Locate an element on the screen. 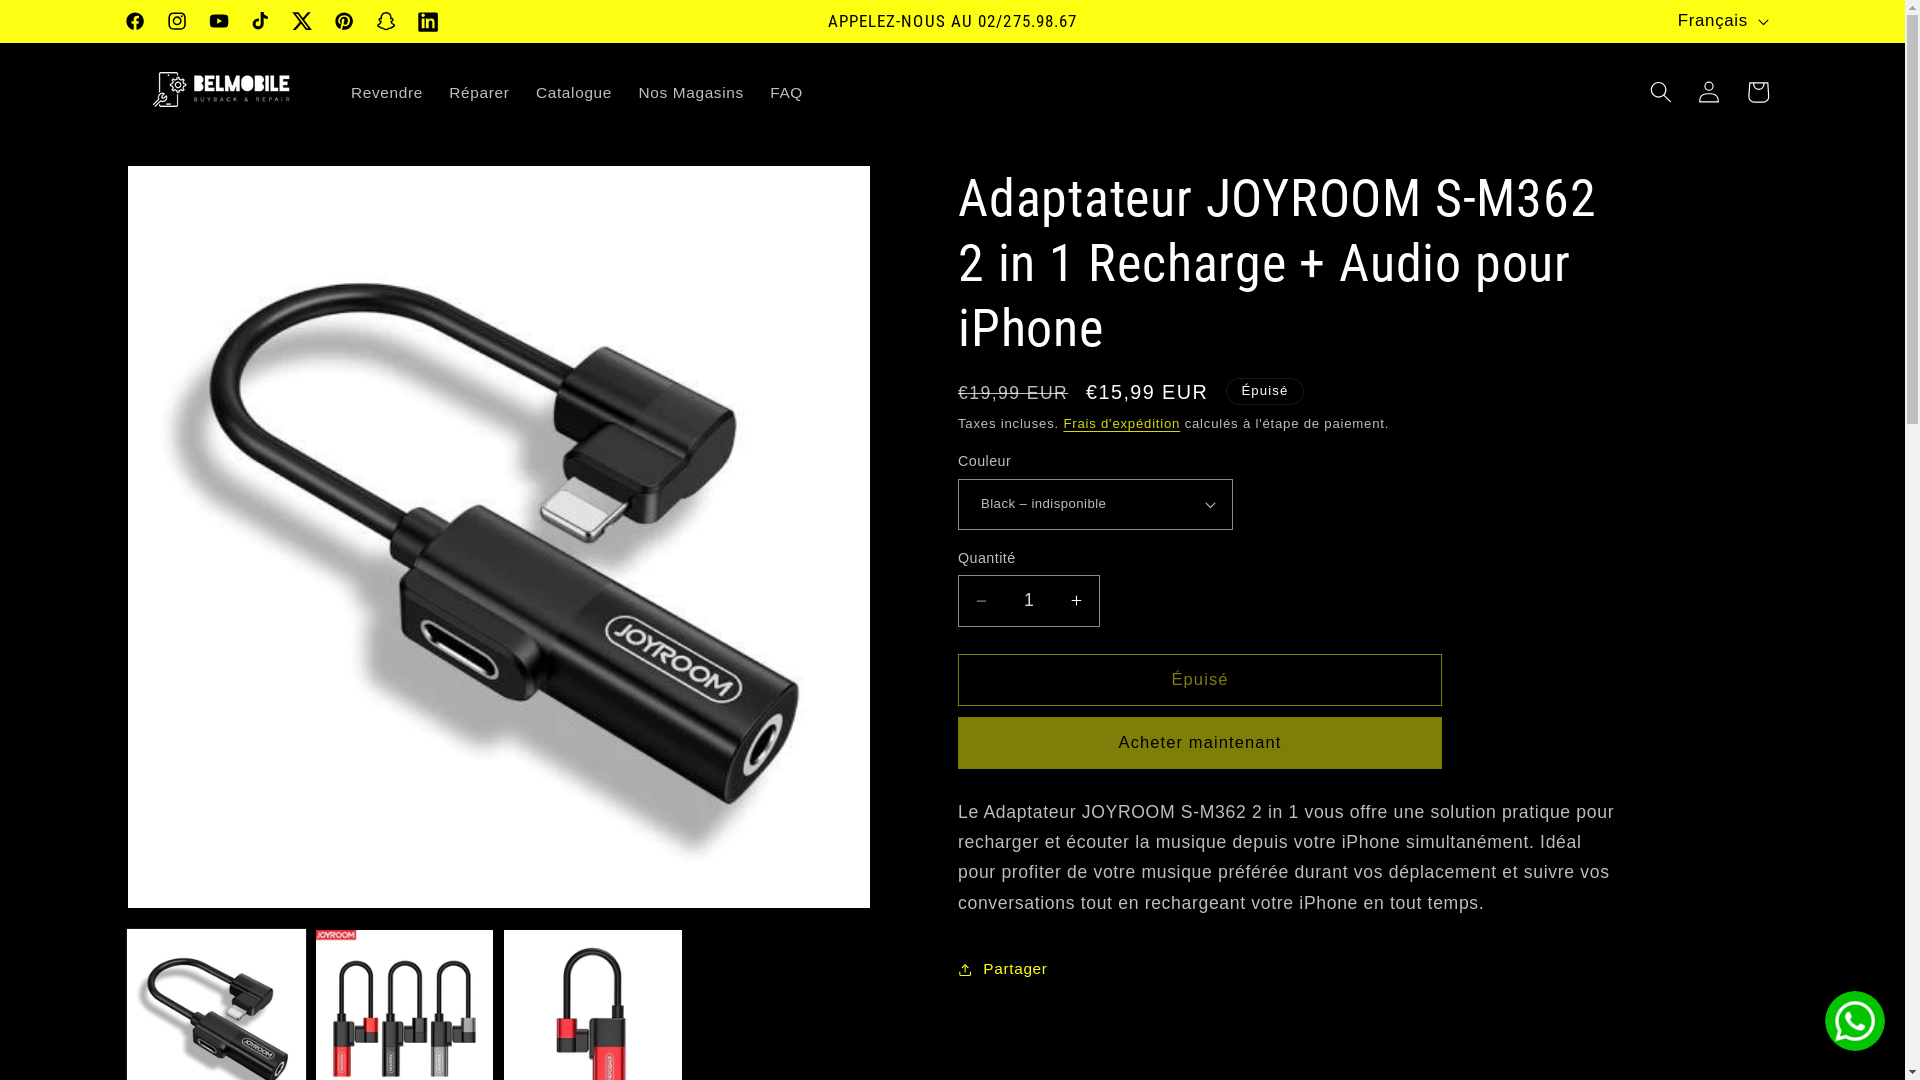  'Facebook' is located at coordinates (133, 22).